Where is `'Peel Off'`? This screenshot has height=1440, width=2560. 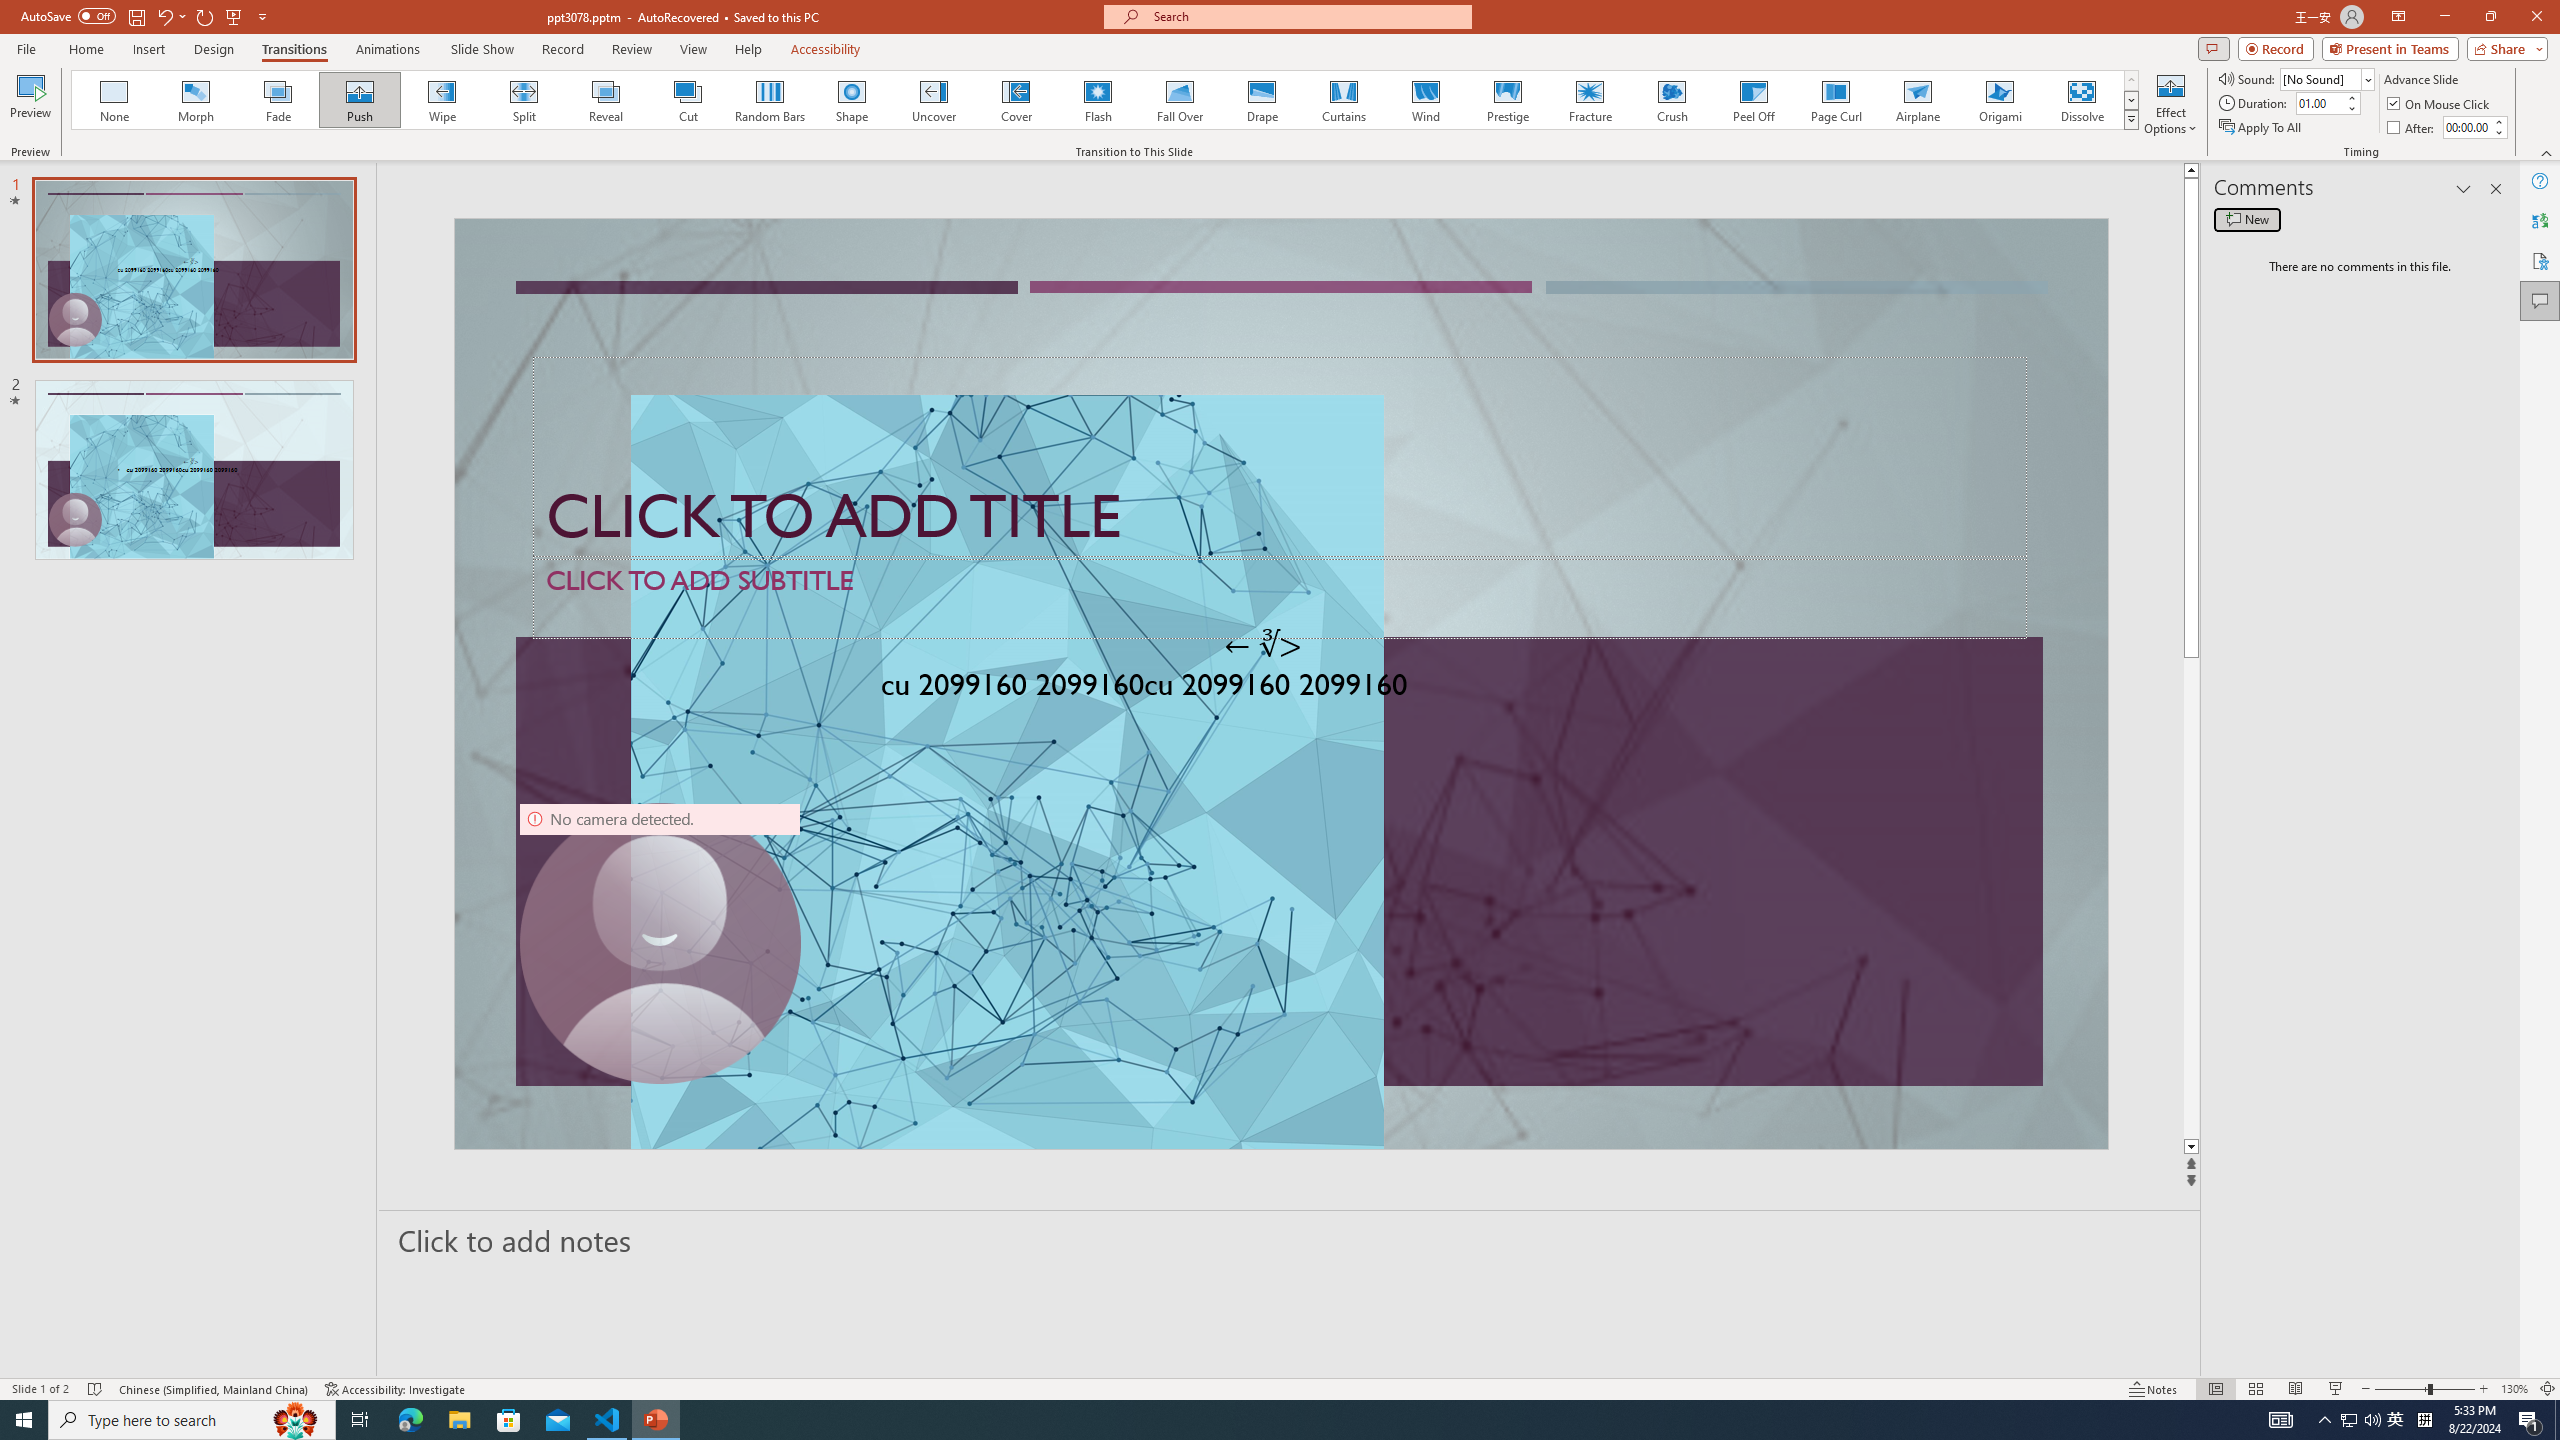
'Peel Off' is located at coordinates (1752, 99).